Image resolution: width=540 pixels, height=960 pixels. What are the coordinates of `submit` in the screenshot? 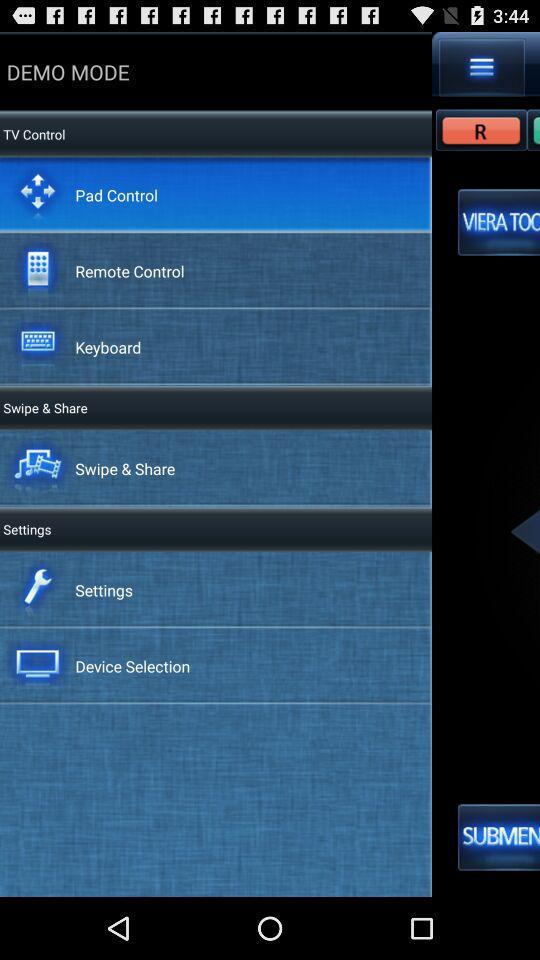 It's located at (498, 837).